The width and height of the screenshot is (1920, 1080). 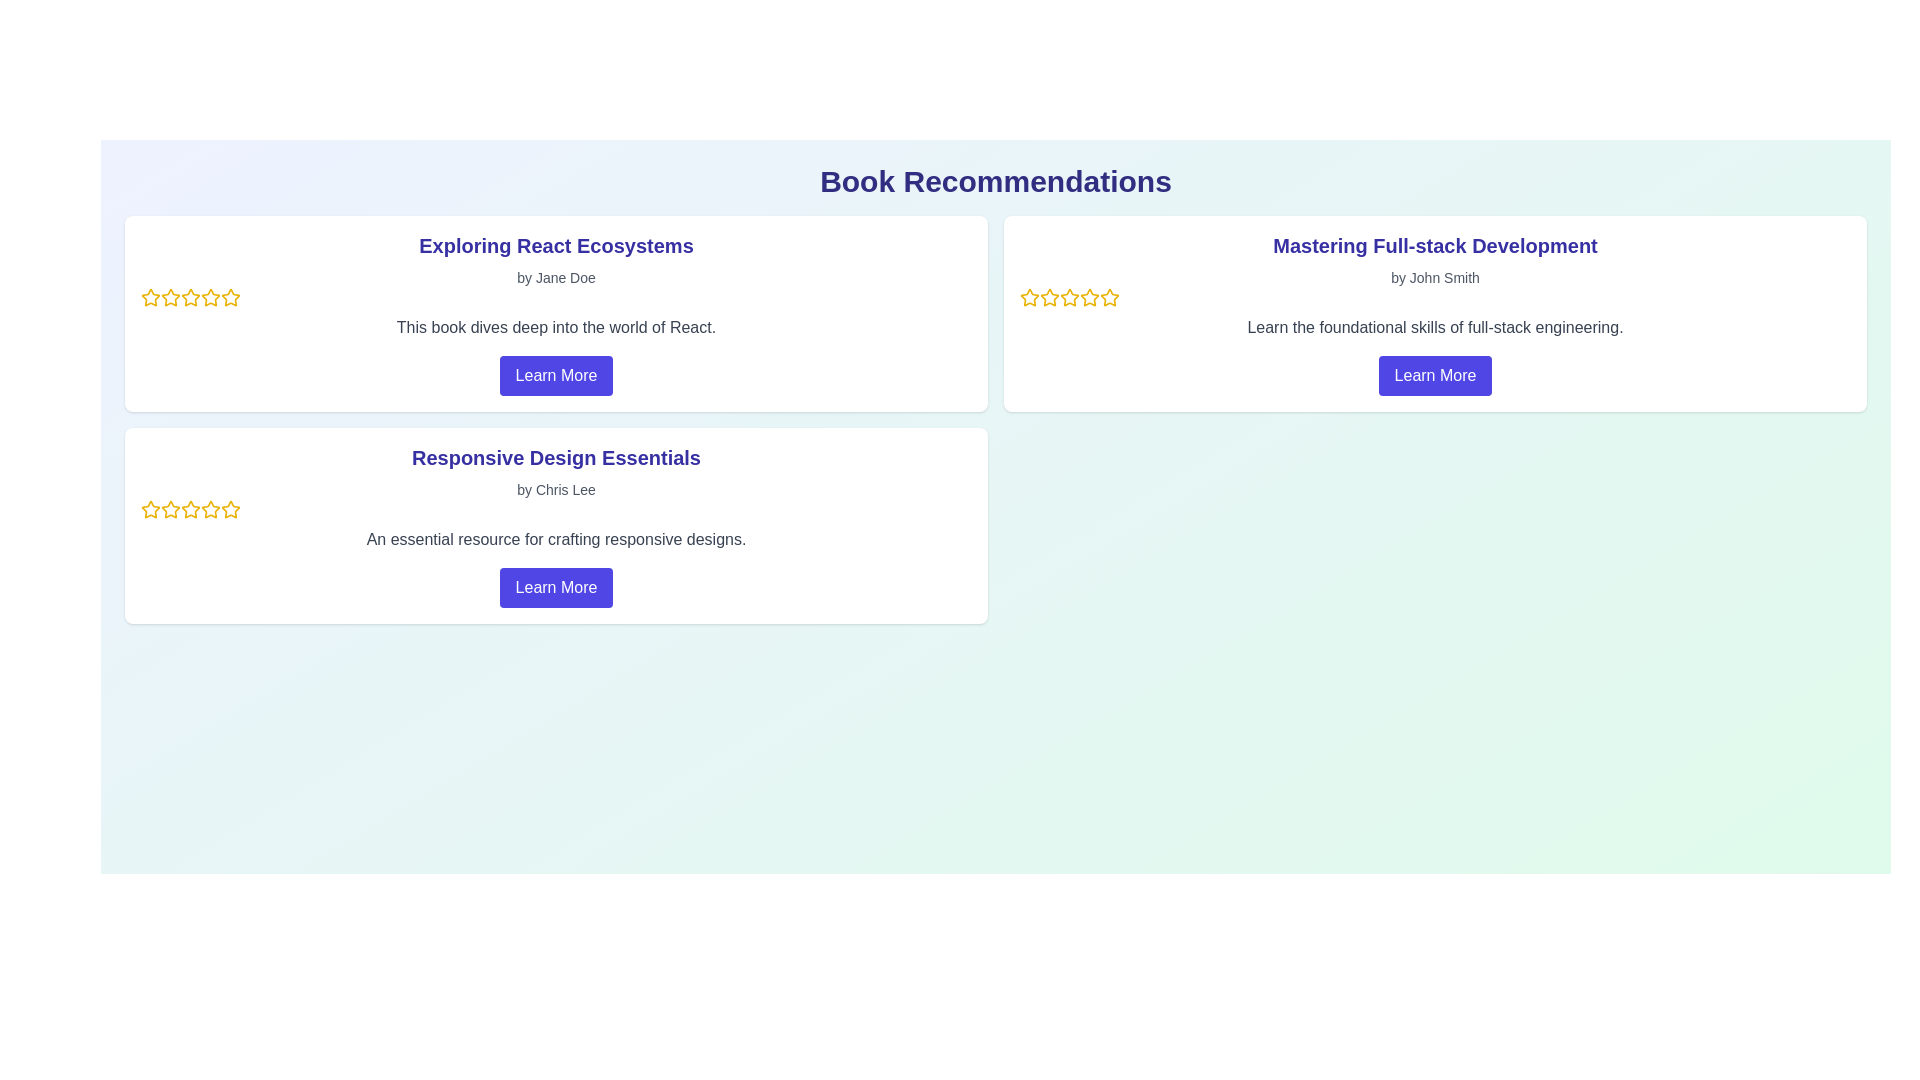 What do you see at coordinates (171, 508) in the screenshot?
I see `on the third star icon in the star rating system for the book 'Responsive Design Essentials' by Chris Lee` at bounding box center [171, 508].